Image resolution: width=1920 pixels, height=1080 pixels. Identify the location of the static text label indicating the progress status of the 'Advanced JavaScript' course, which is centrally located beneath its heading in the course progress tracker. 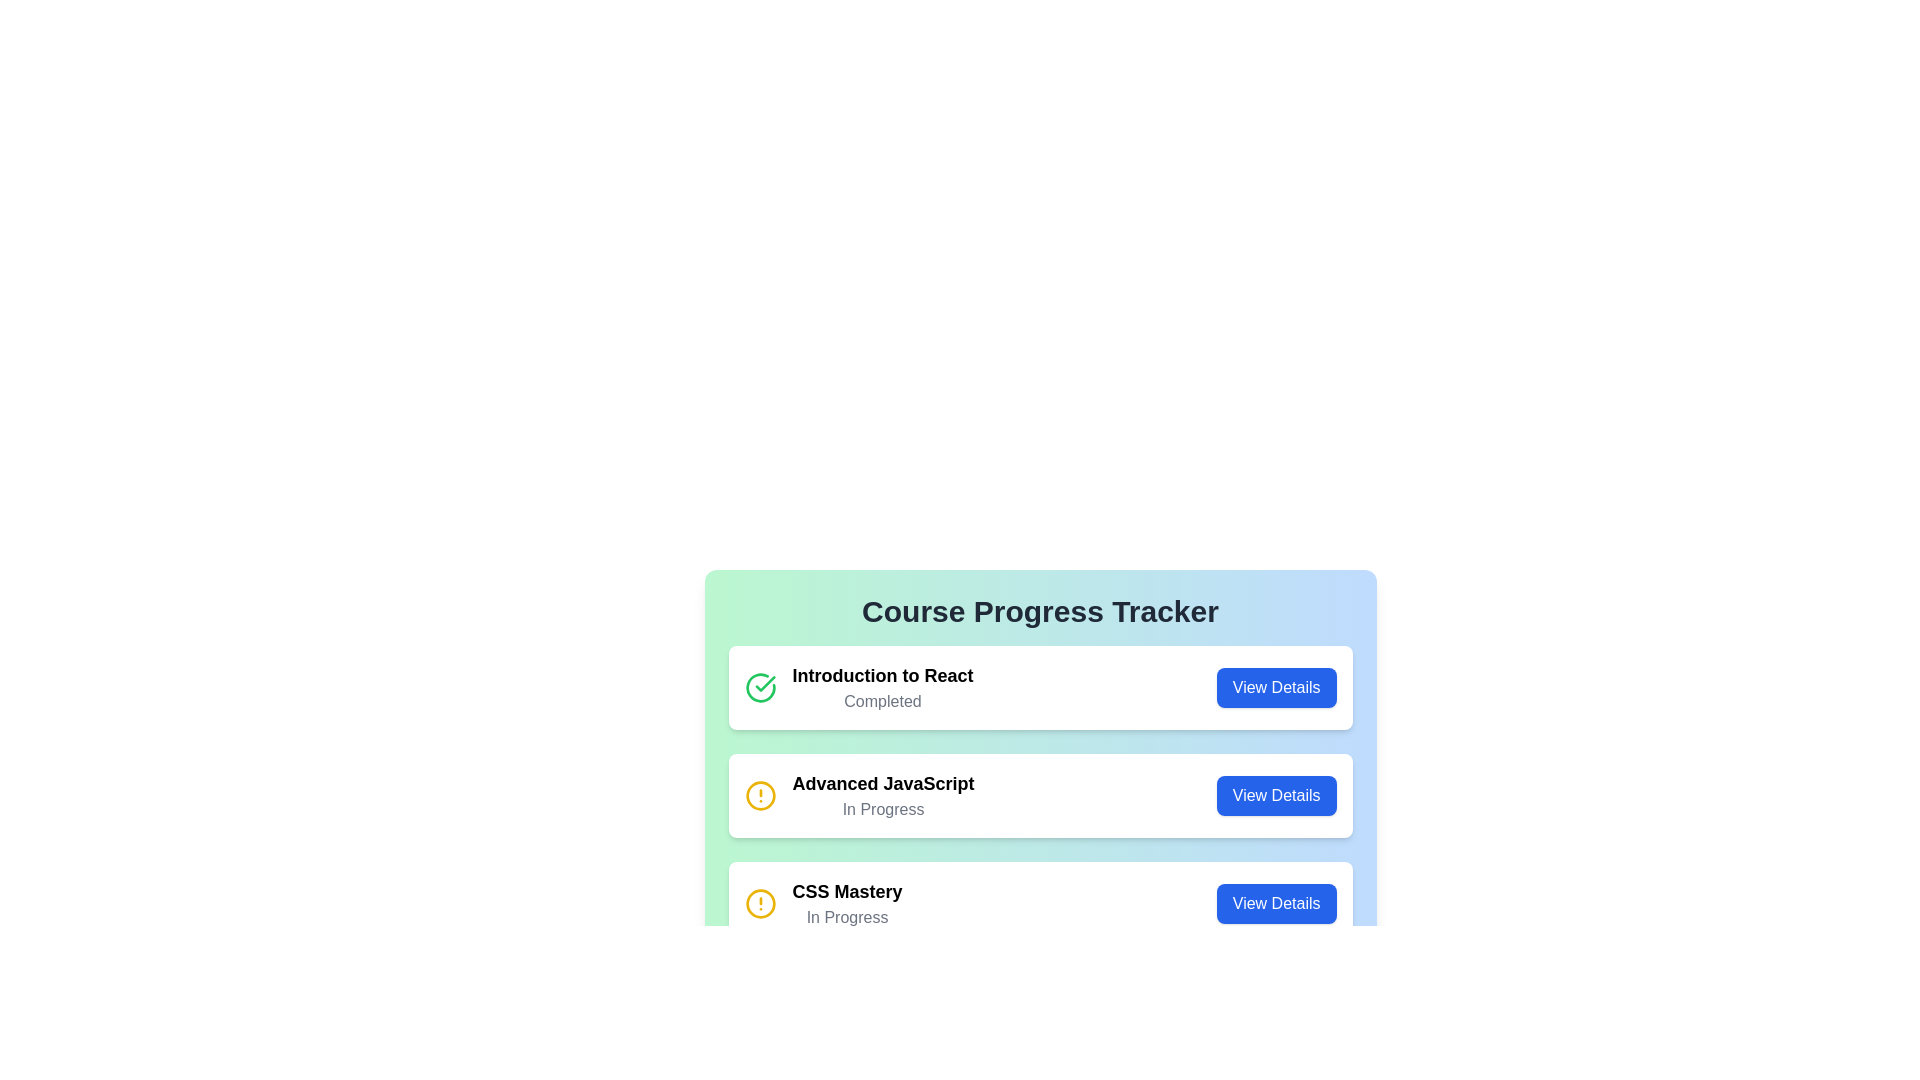
(882, 810).